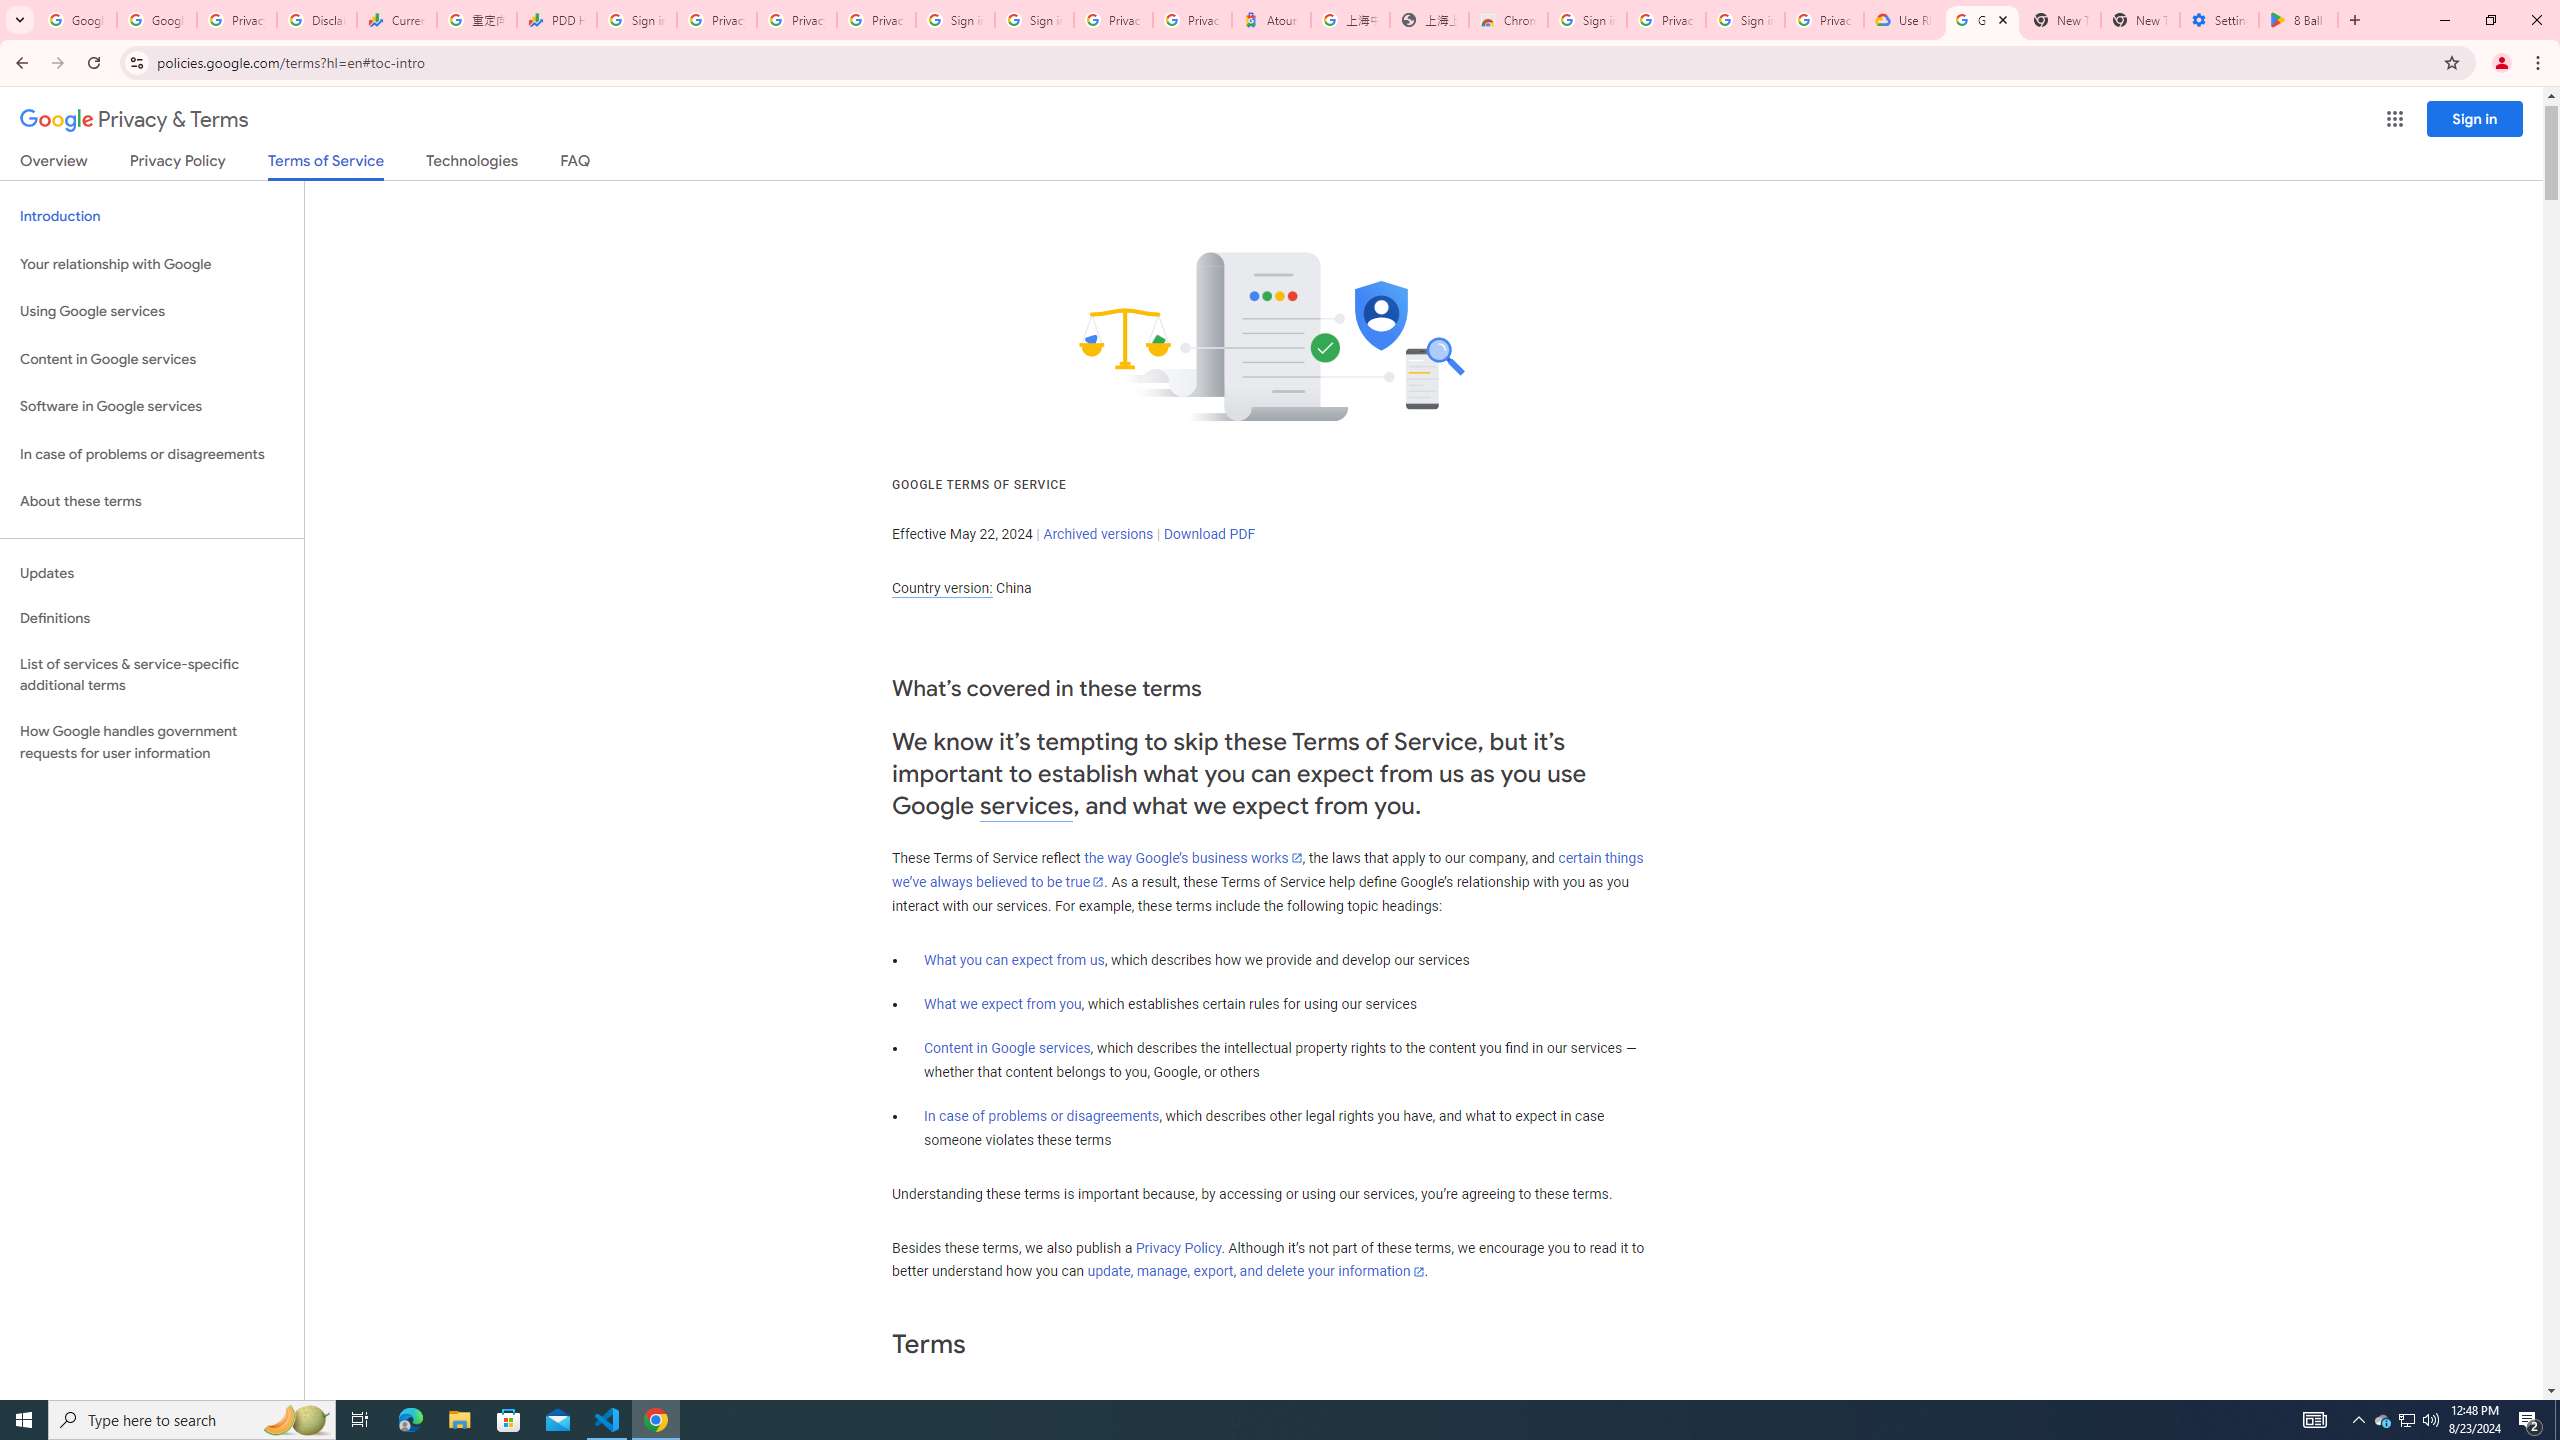 This screenshot has width=2560, height=1440. Describe the element at coordinates (151, 742) in the screenshot. I see `'How Google handles government requests for user information'` at that location.